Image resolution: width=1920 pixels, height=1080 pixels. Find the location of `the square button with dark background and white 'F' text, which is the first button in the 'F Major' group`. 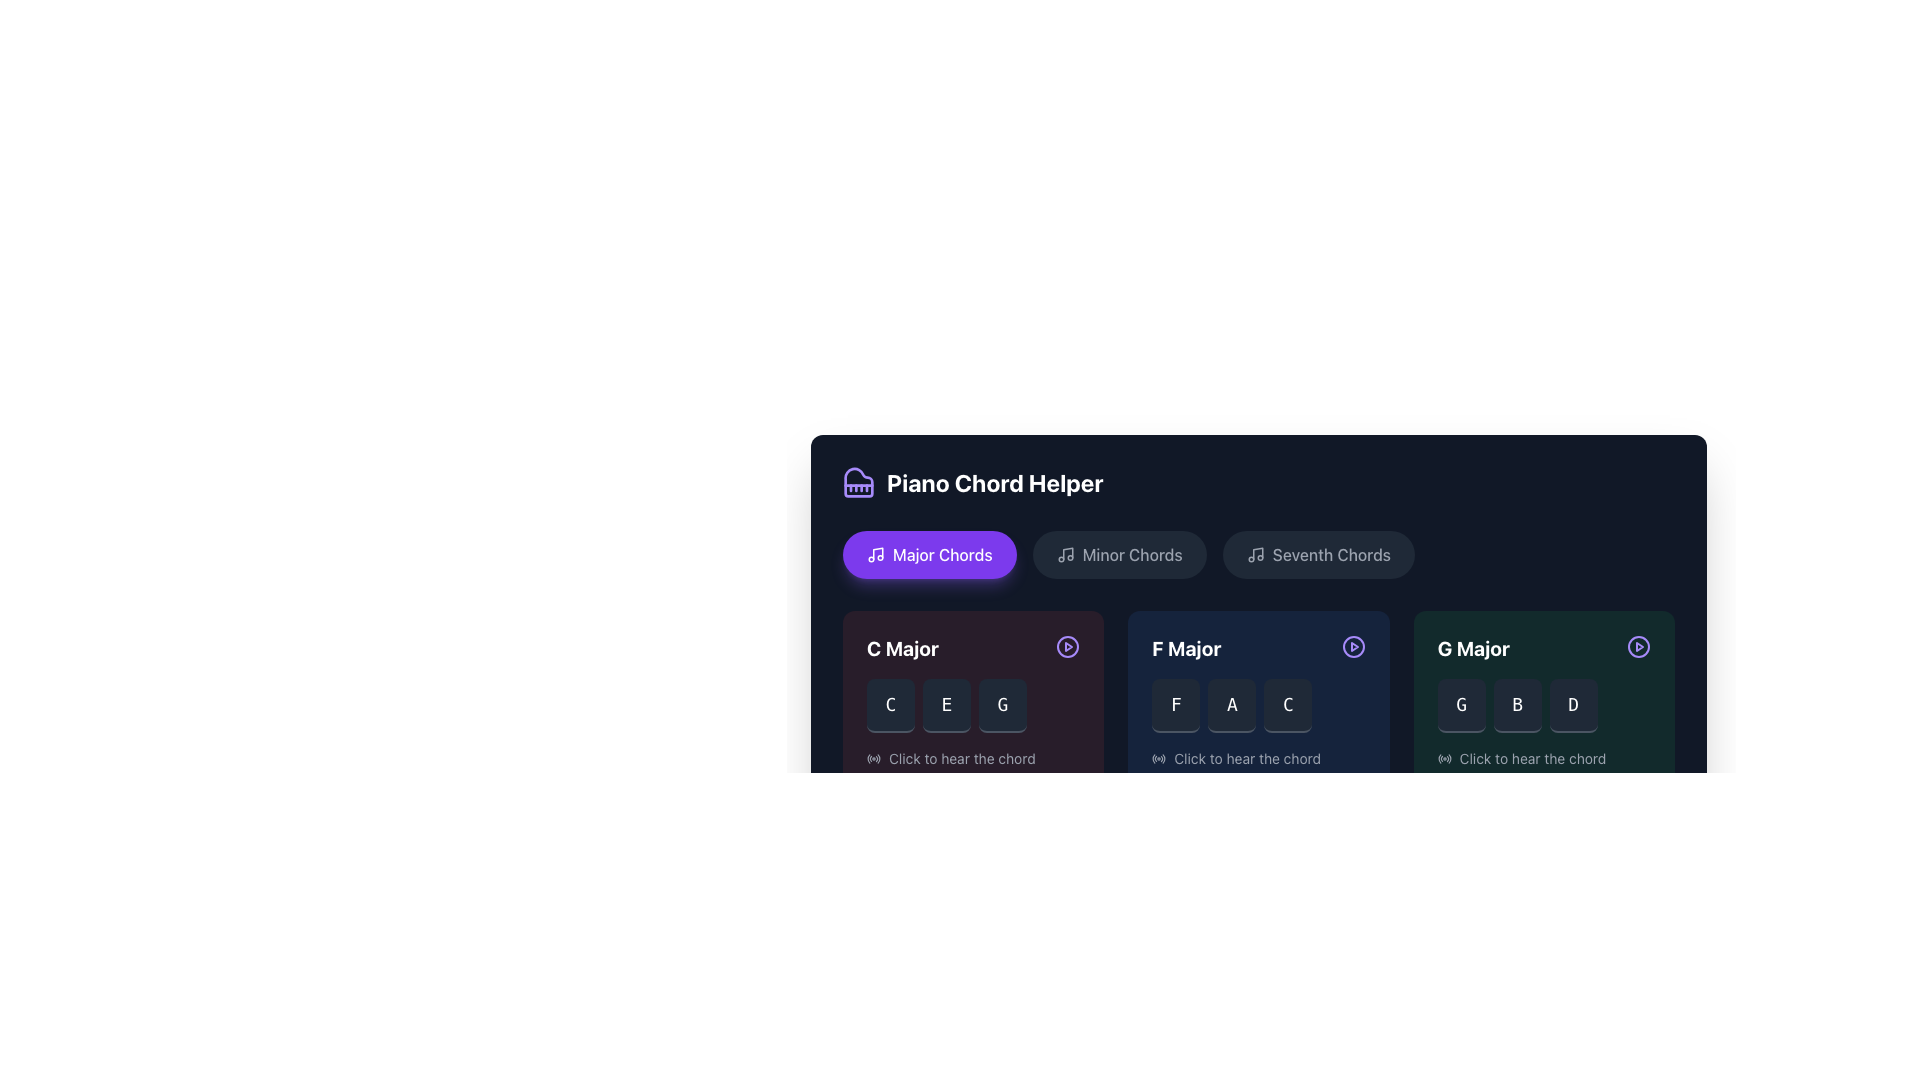

the square button with dark background and white 'F' text, which is the first button in the 'F Major' group is located at coordinates (1176, 704).